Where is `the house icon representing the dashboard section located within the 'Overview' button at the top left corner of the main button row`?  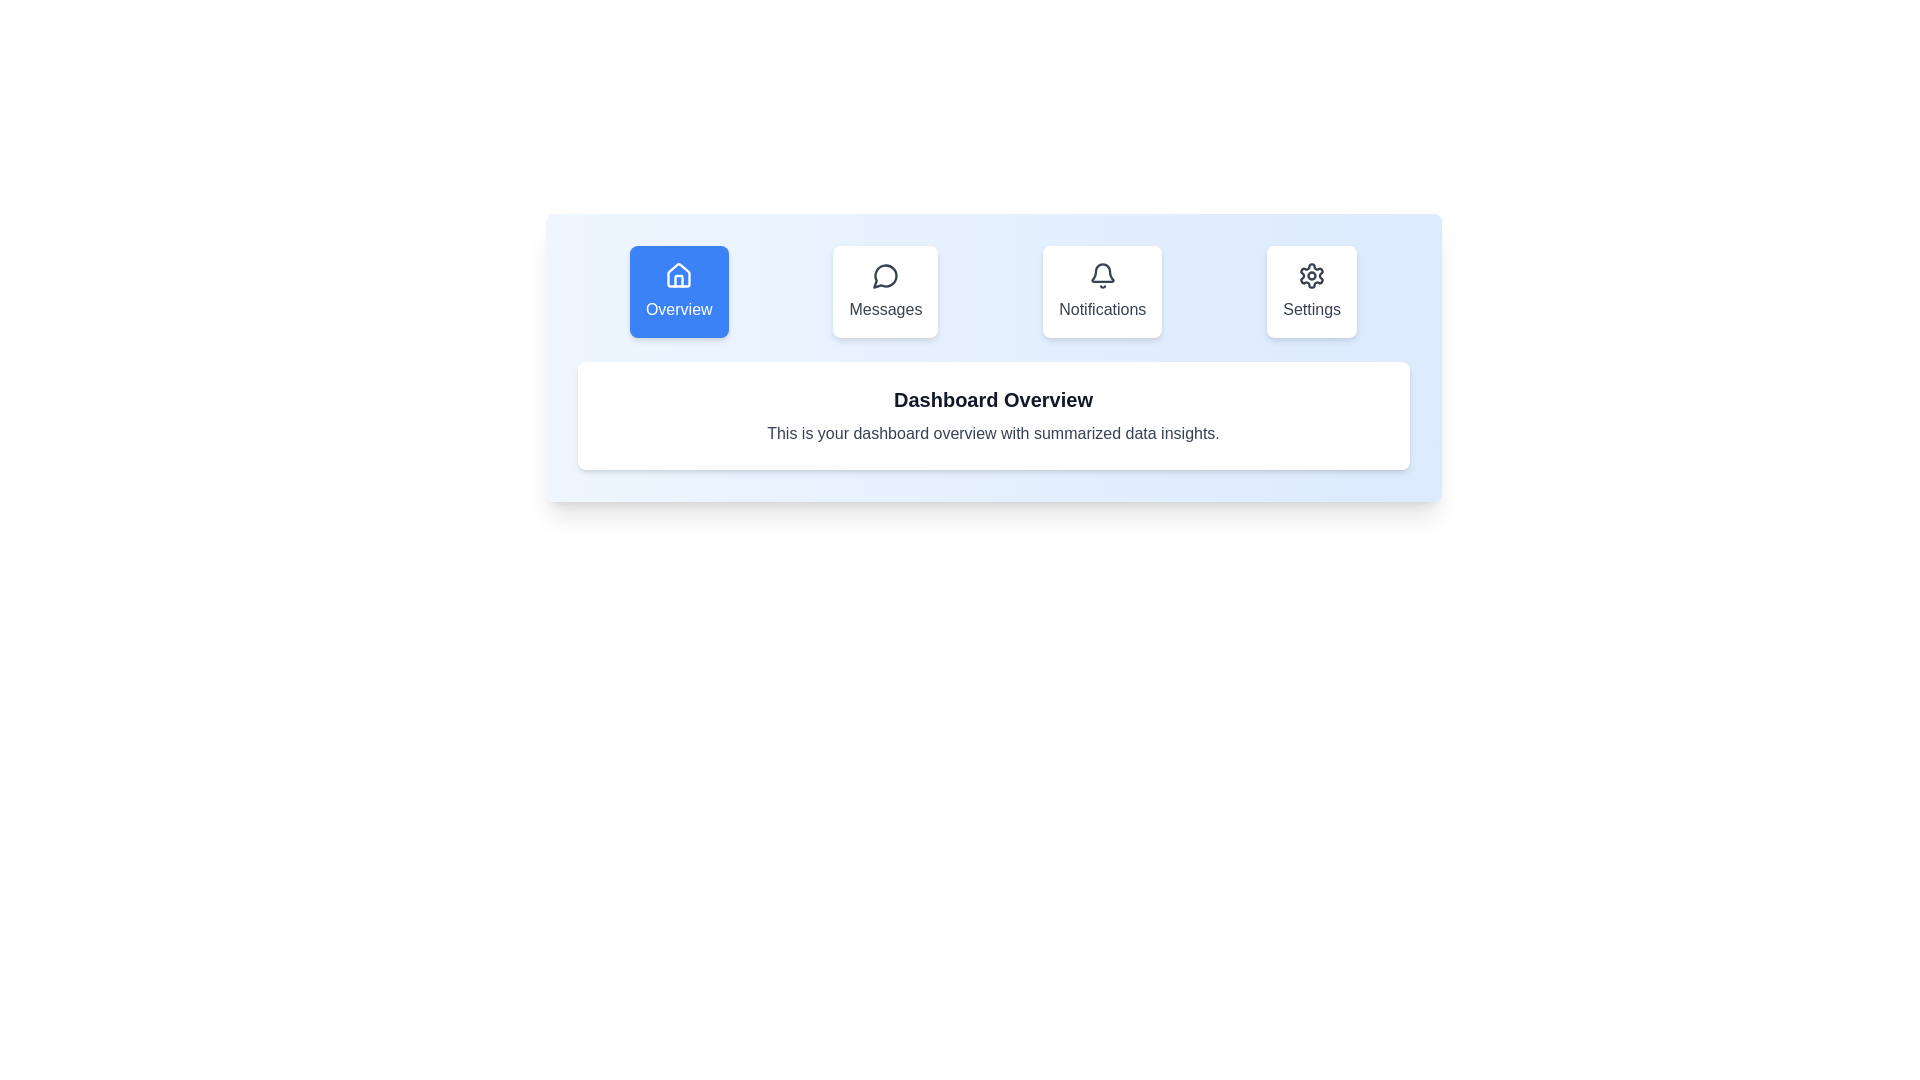
the house icon representing the dashboard section located within the 'Overview' button at the top left corner of the main button row is located at coordinates (679, 276).